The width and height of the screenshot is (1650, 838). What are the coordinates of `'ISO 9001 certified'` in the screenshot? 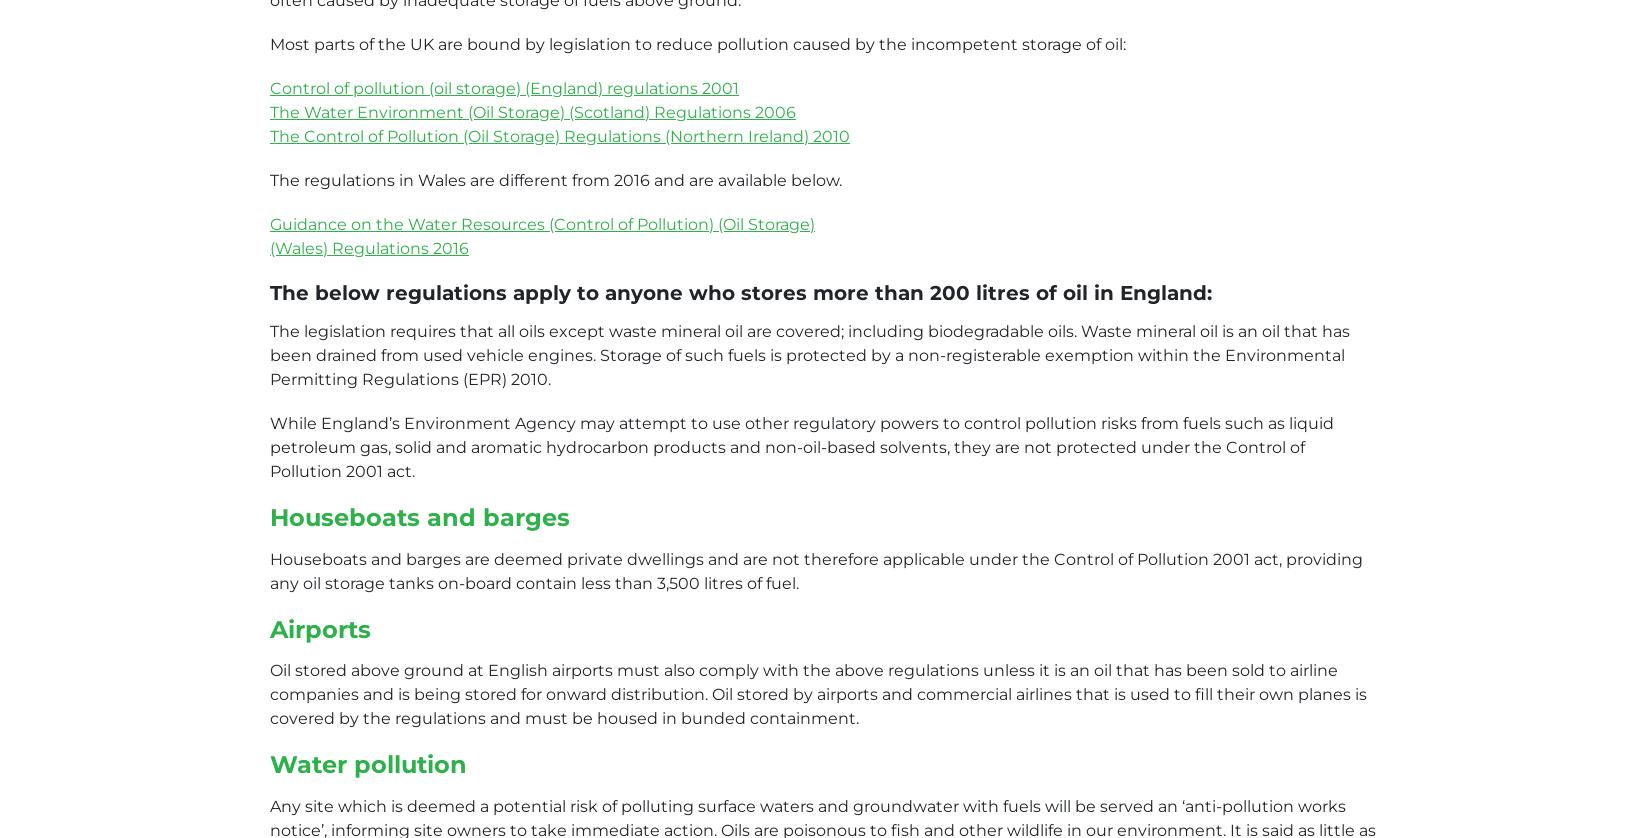 It's located at (269, 362).